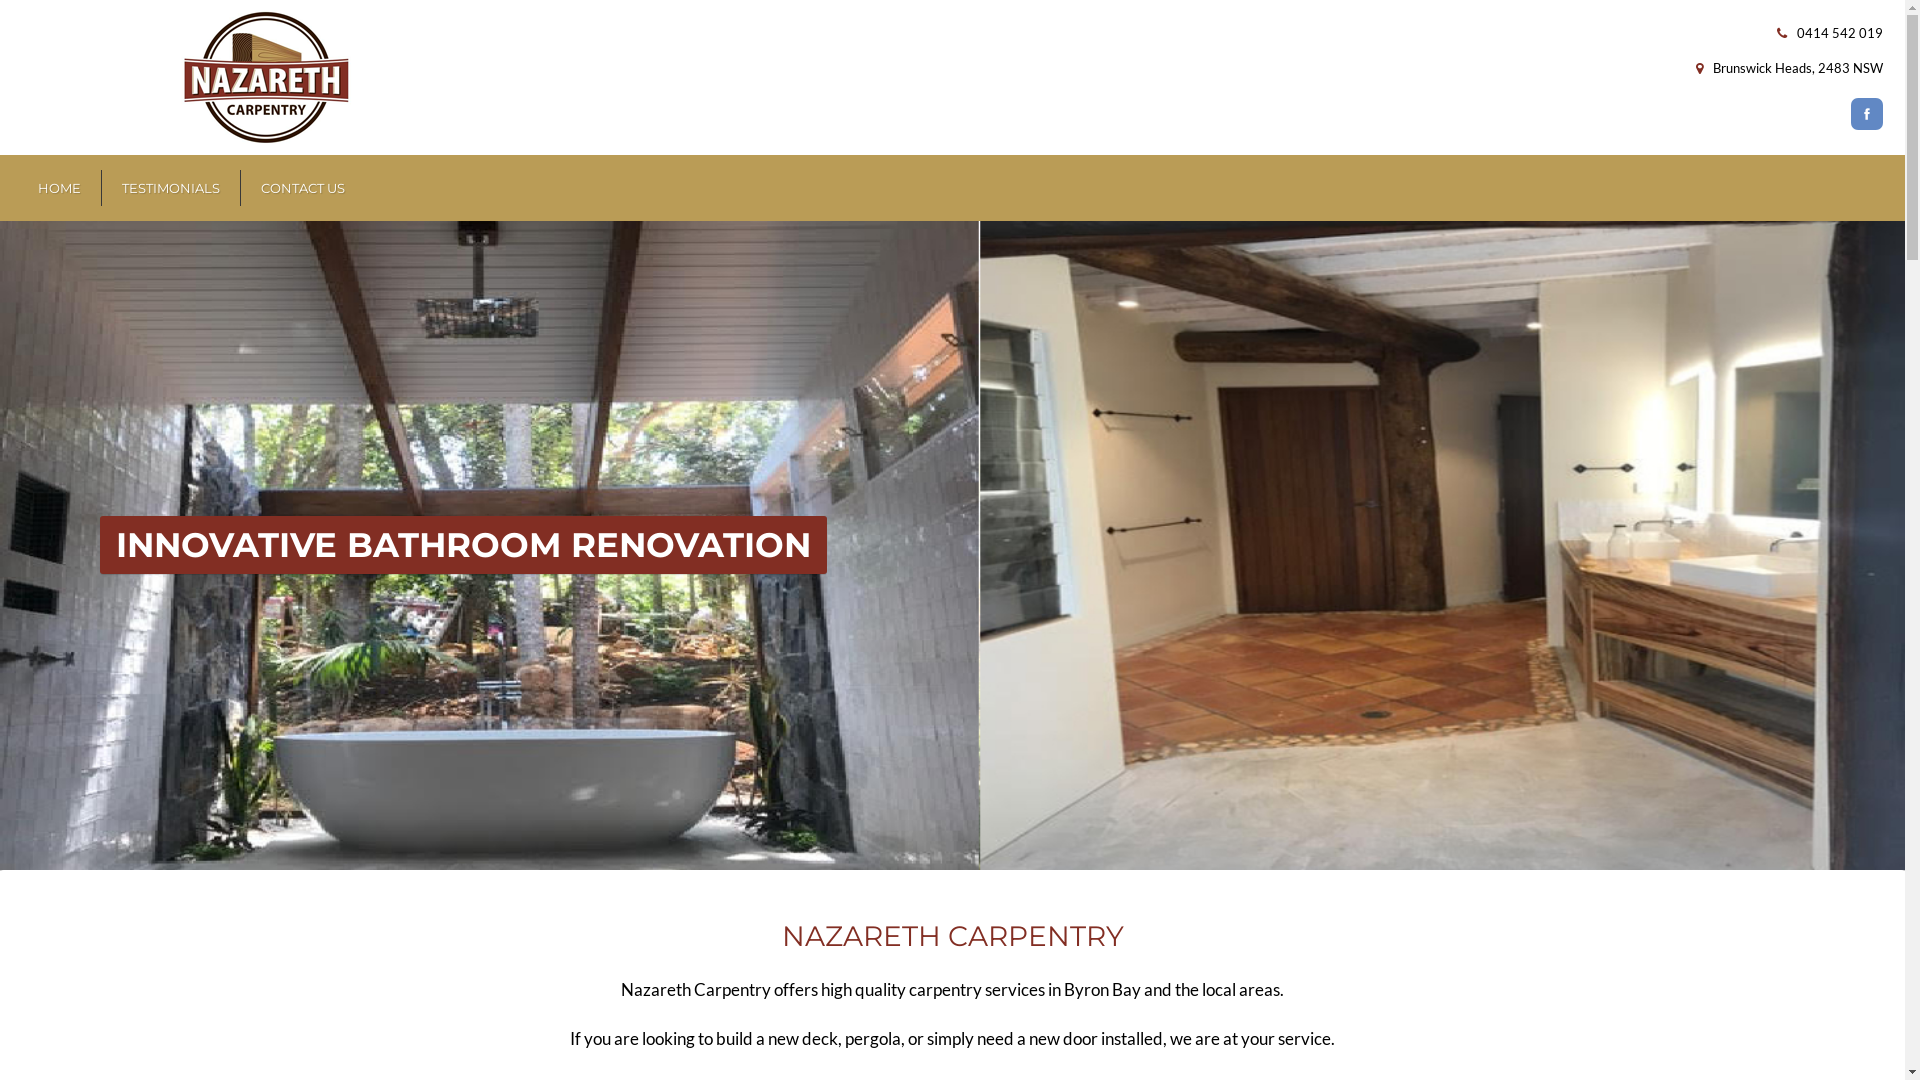 This screenshot has height=1080, width=1920. I want to click on 'CONTACT US', so click(301, 188).